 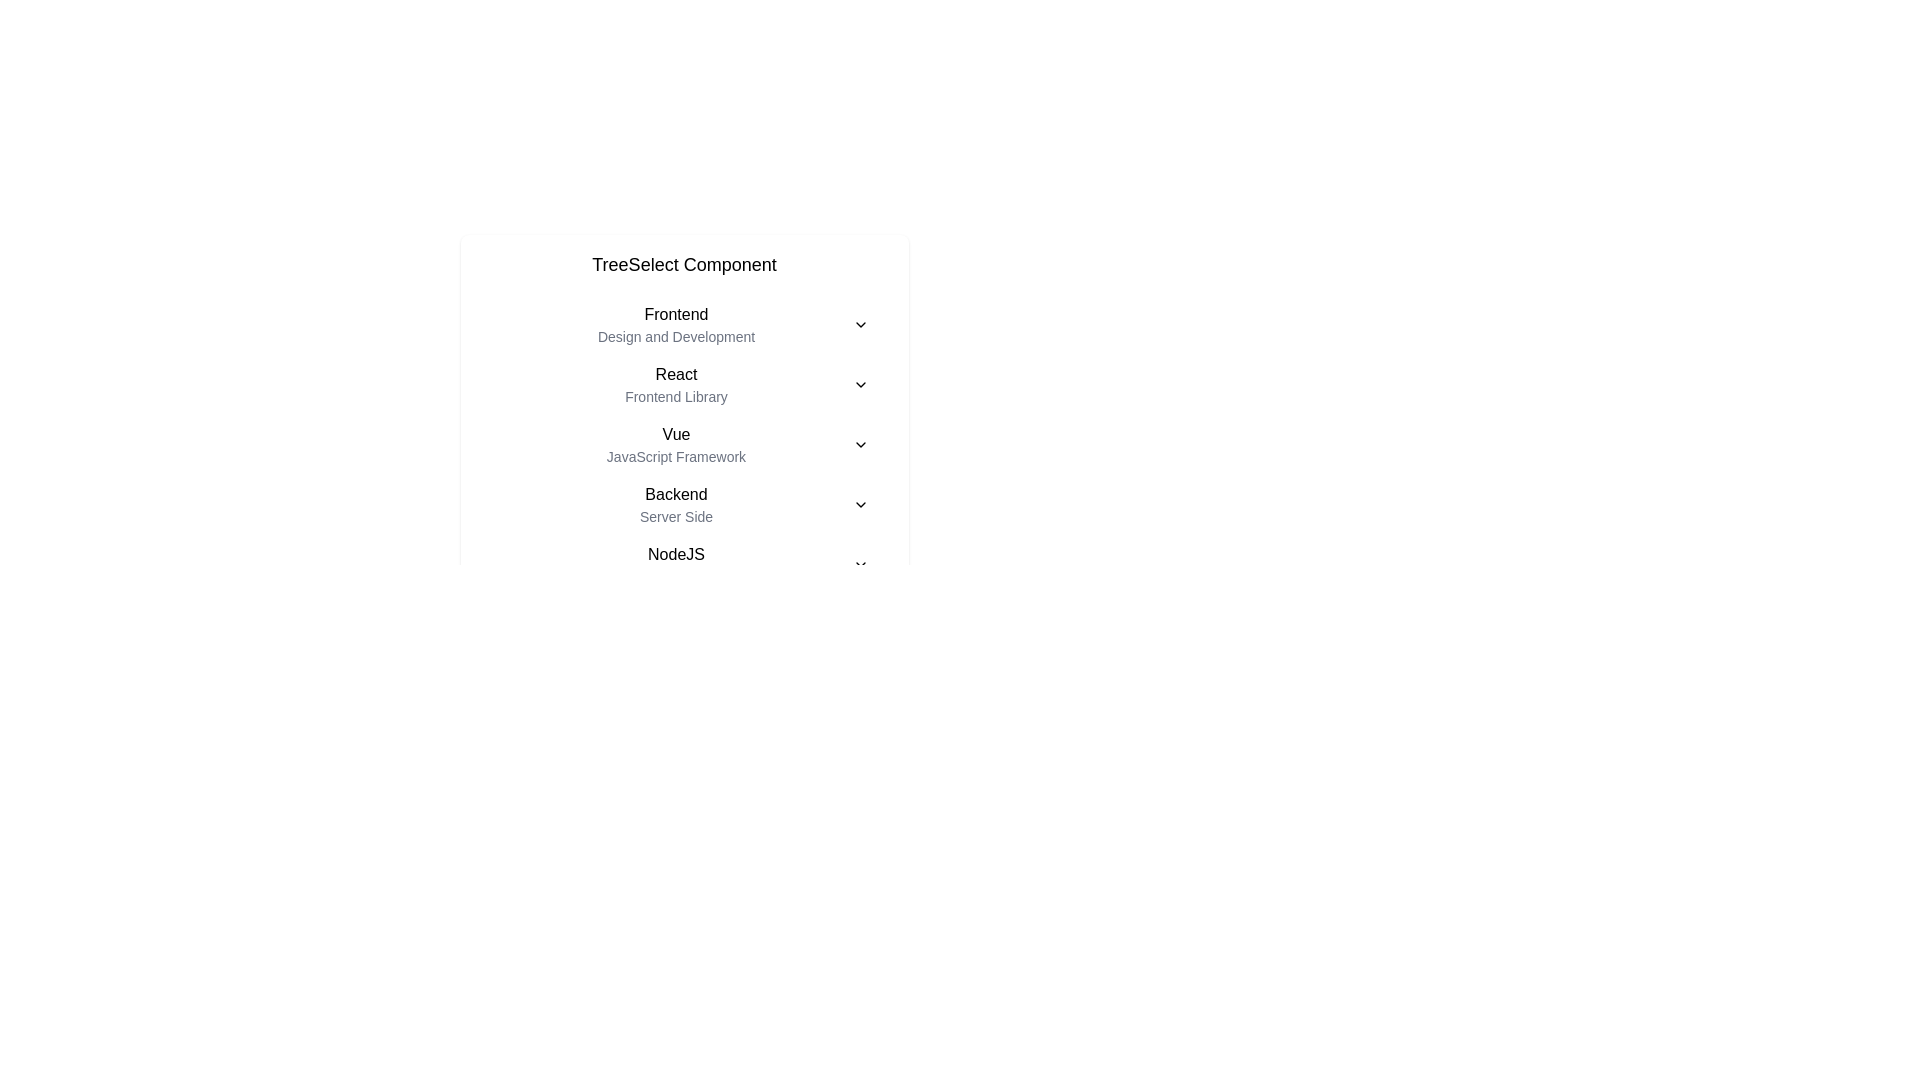 I want to click on text from the header element displaying 'TreeSelect Component' located at the top-center of the component, so click(x=684, y=264).